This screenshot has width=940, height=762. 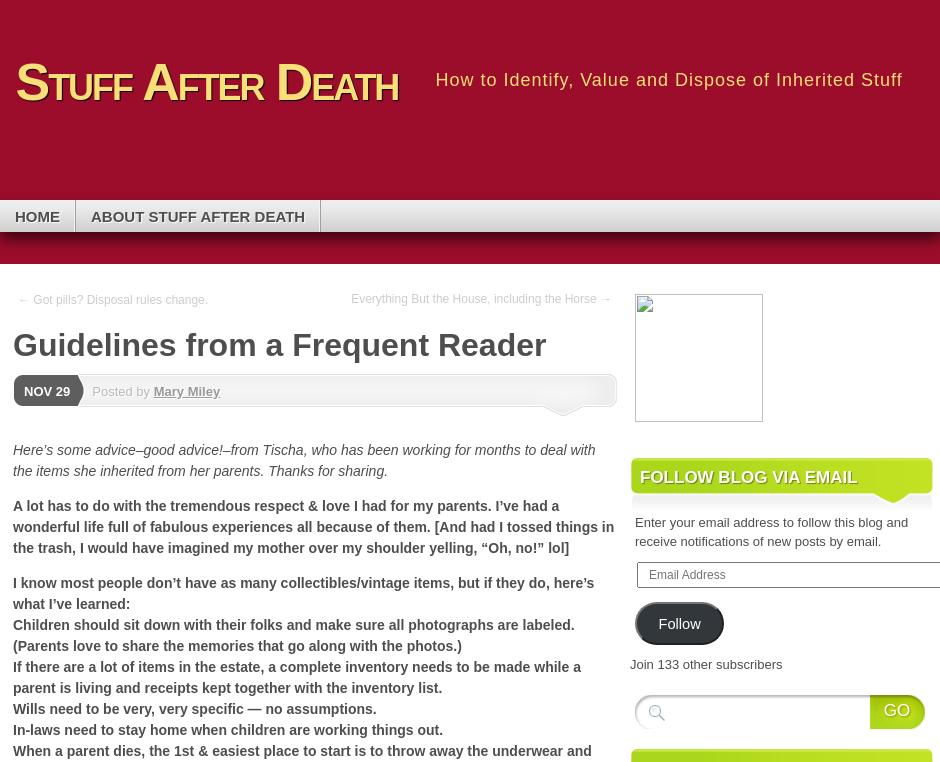 What do you see at coordinates (629, 663) in the screenshot?
I see `'Join 133 other subscribers'` at bounding box center [629, 663].